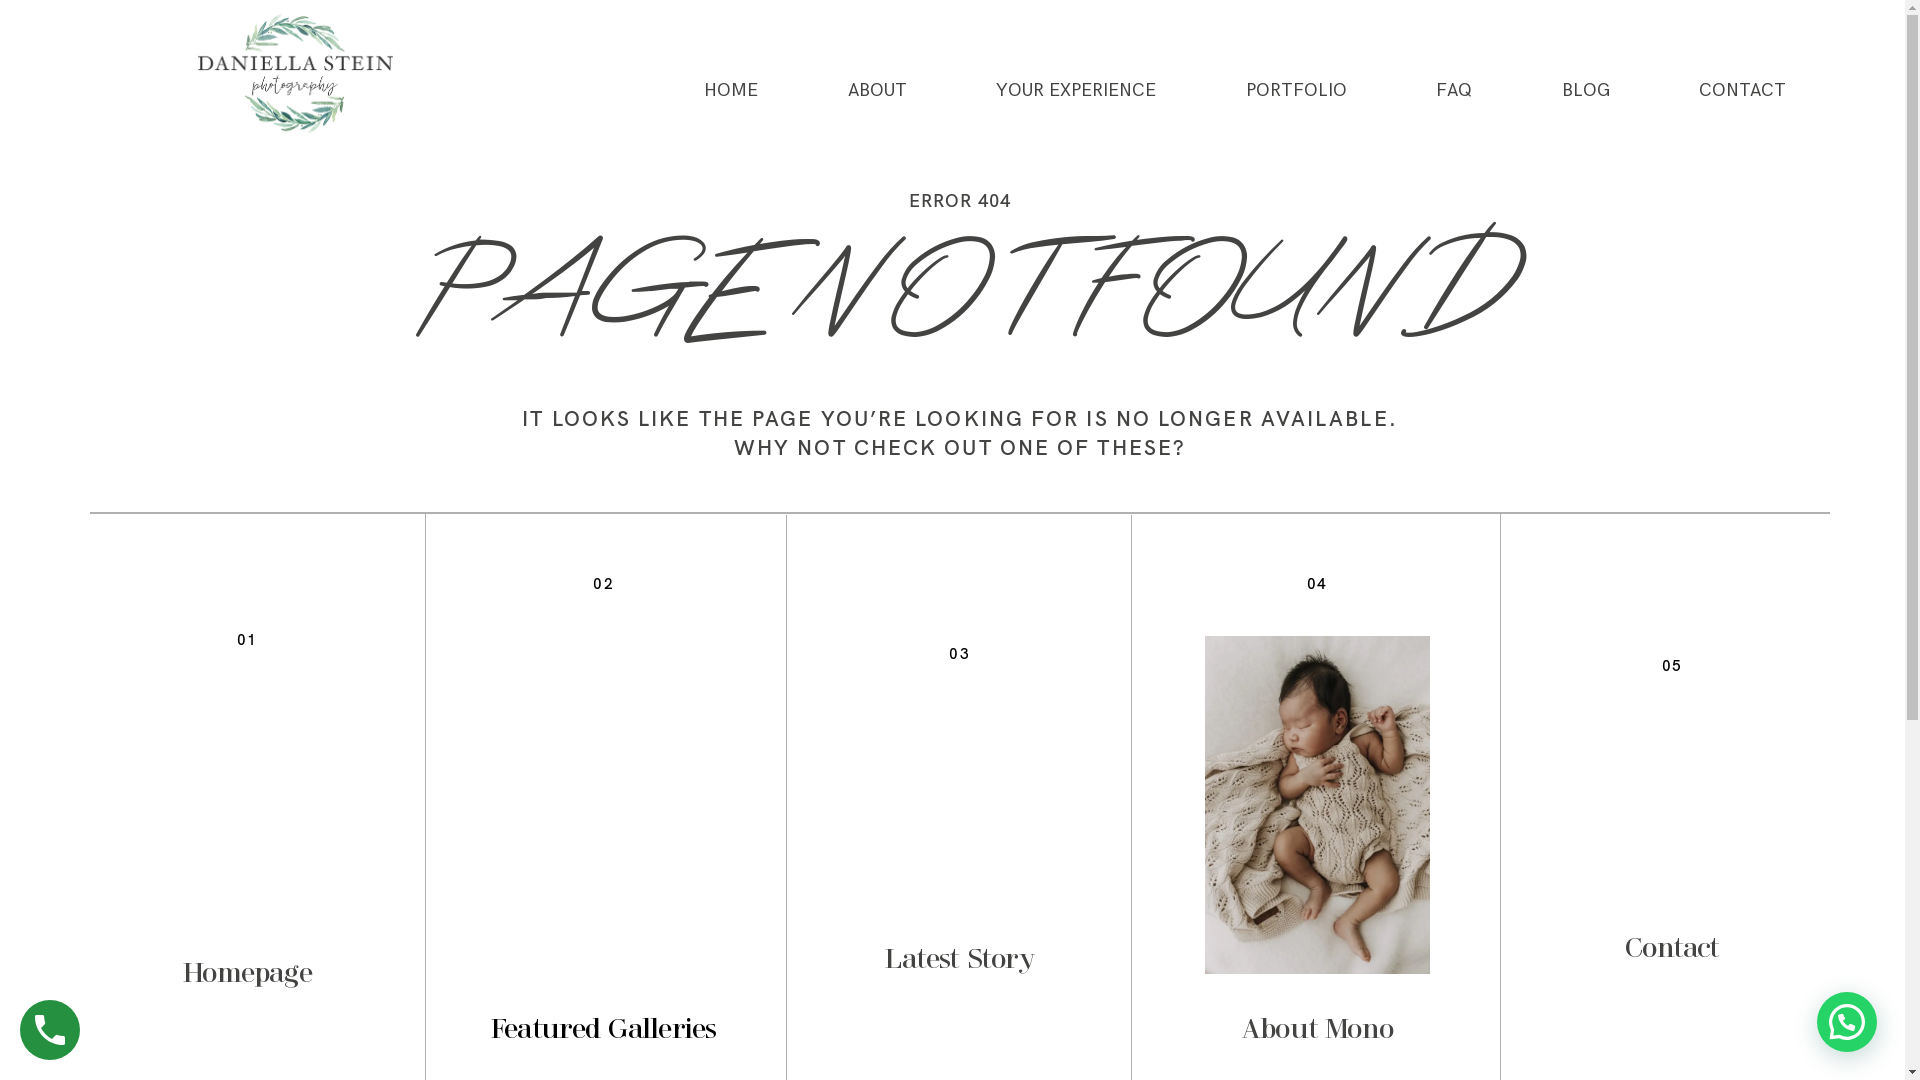 Image resolution: width=1920 pixels, height=1080 pixels. What do you see at coordinates (1074, 91) in the screenshot?
I see `'YOUR EXPERIENCE'` at bounding box center [1074, 91].